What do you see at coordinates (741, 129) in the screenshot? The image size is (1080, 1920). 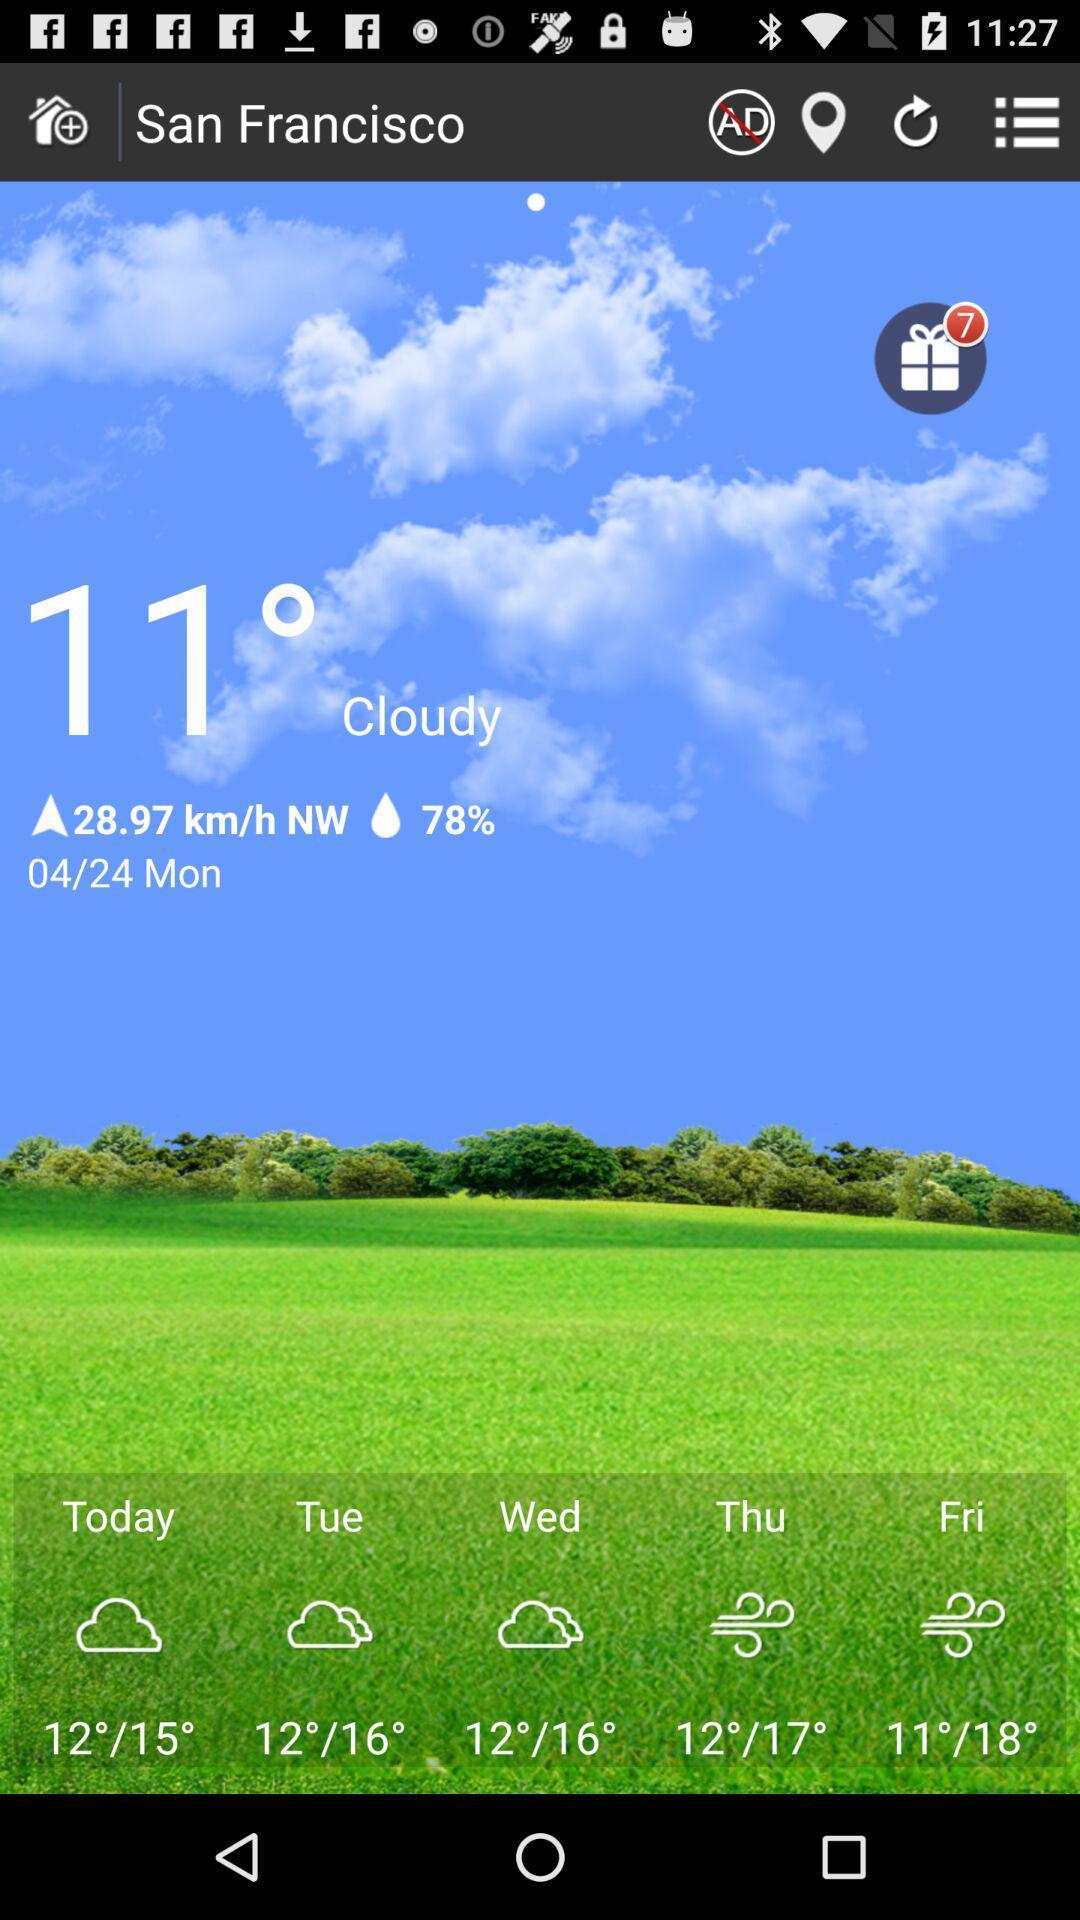 I see `the font icon` at bounding box center [741, 129].